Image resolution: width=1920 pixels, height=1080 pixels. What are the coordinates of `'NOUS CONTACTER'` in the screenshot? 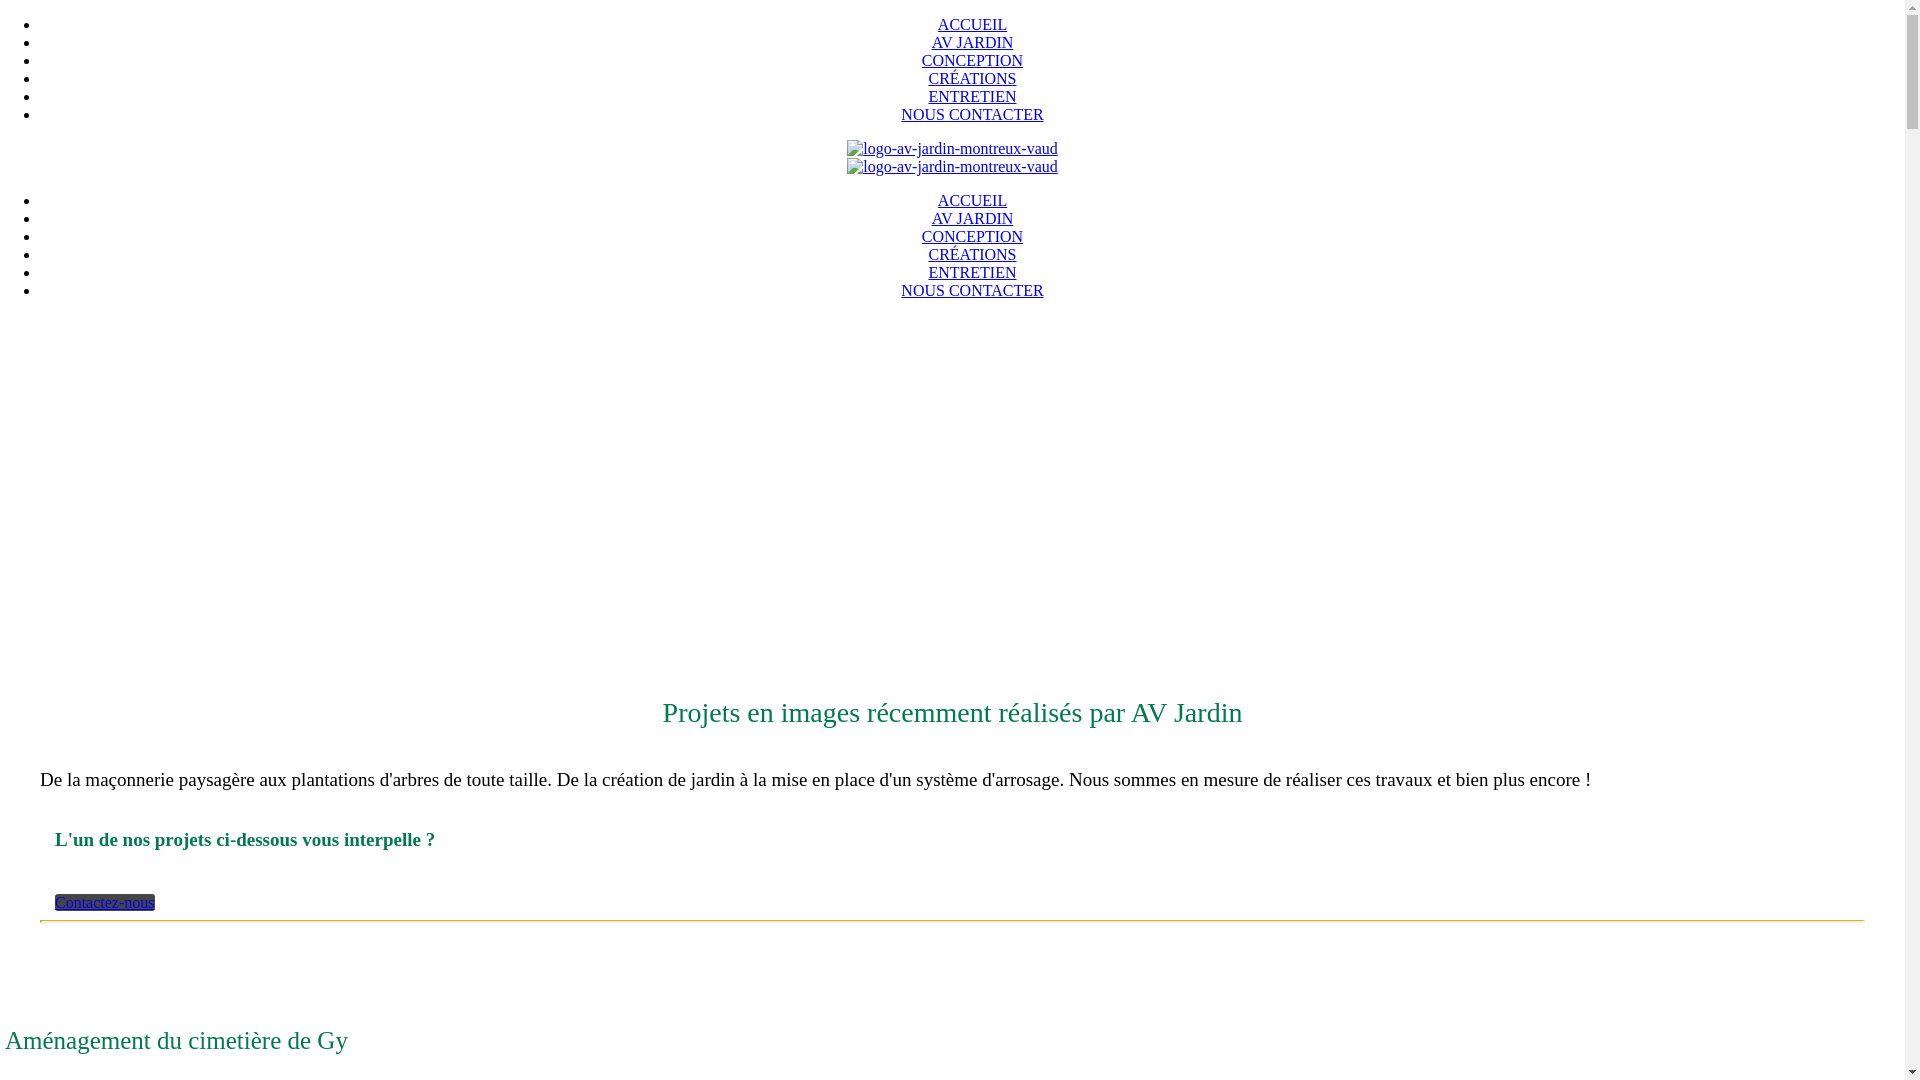 It's located at (971, 114).